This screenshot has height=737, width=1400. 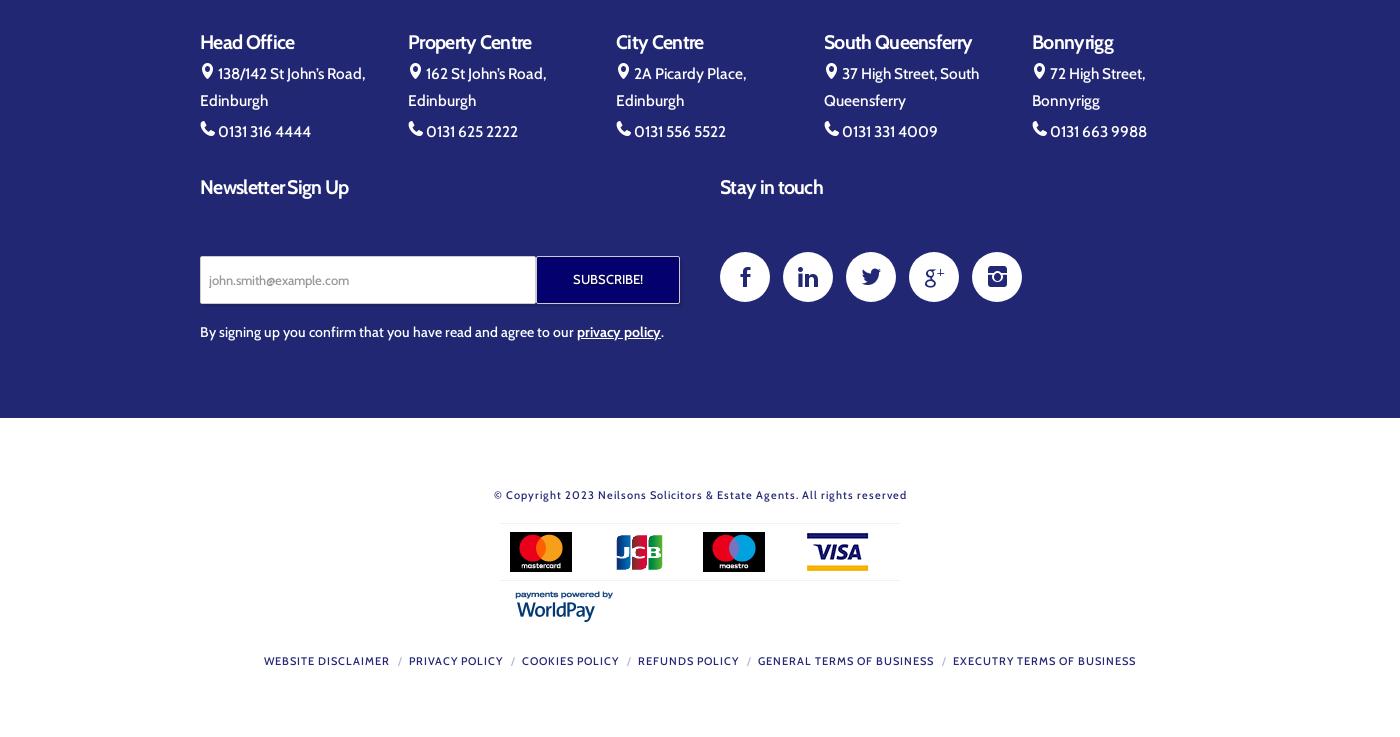 I want to click on 'Website Disclaimer', so click(x=327, y=658).